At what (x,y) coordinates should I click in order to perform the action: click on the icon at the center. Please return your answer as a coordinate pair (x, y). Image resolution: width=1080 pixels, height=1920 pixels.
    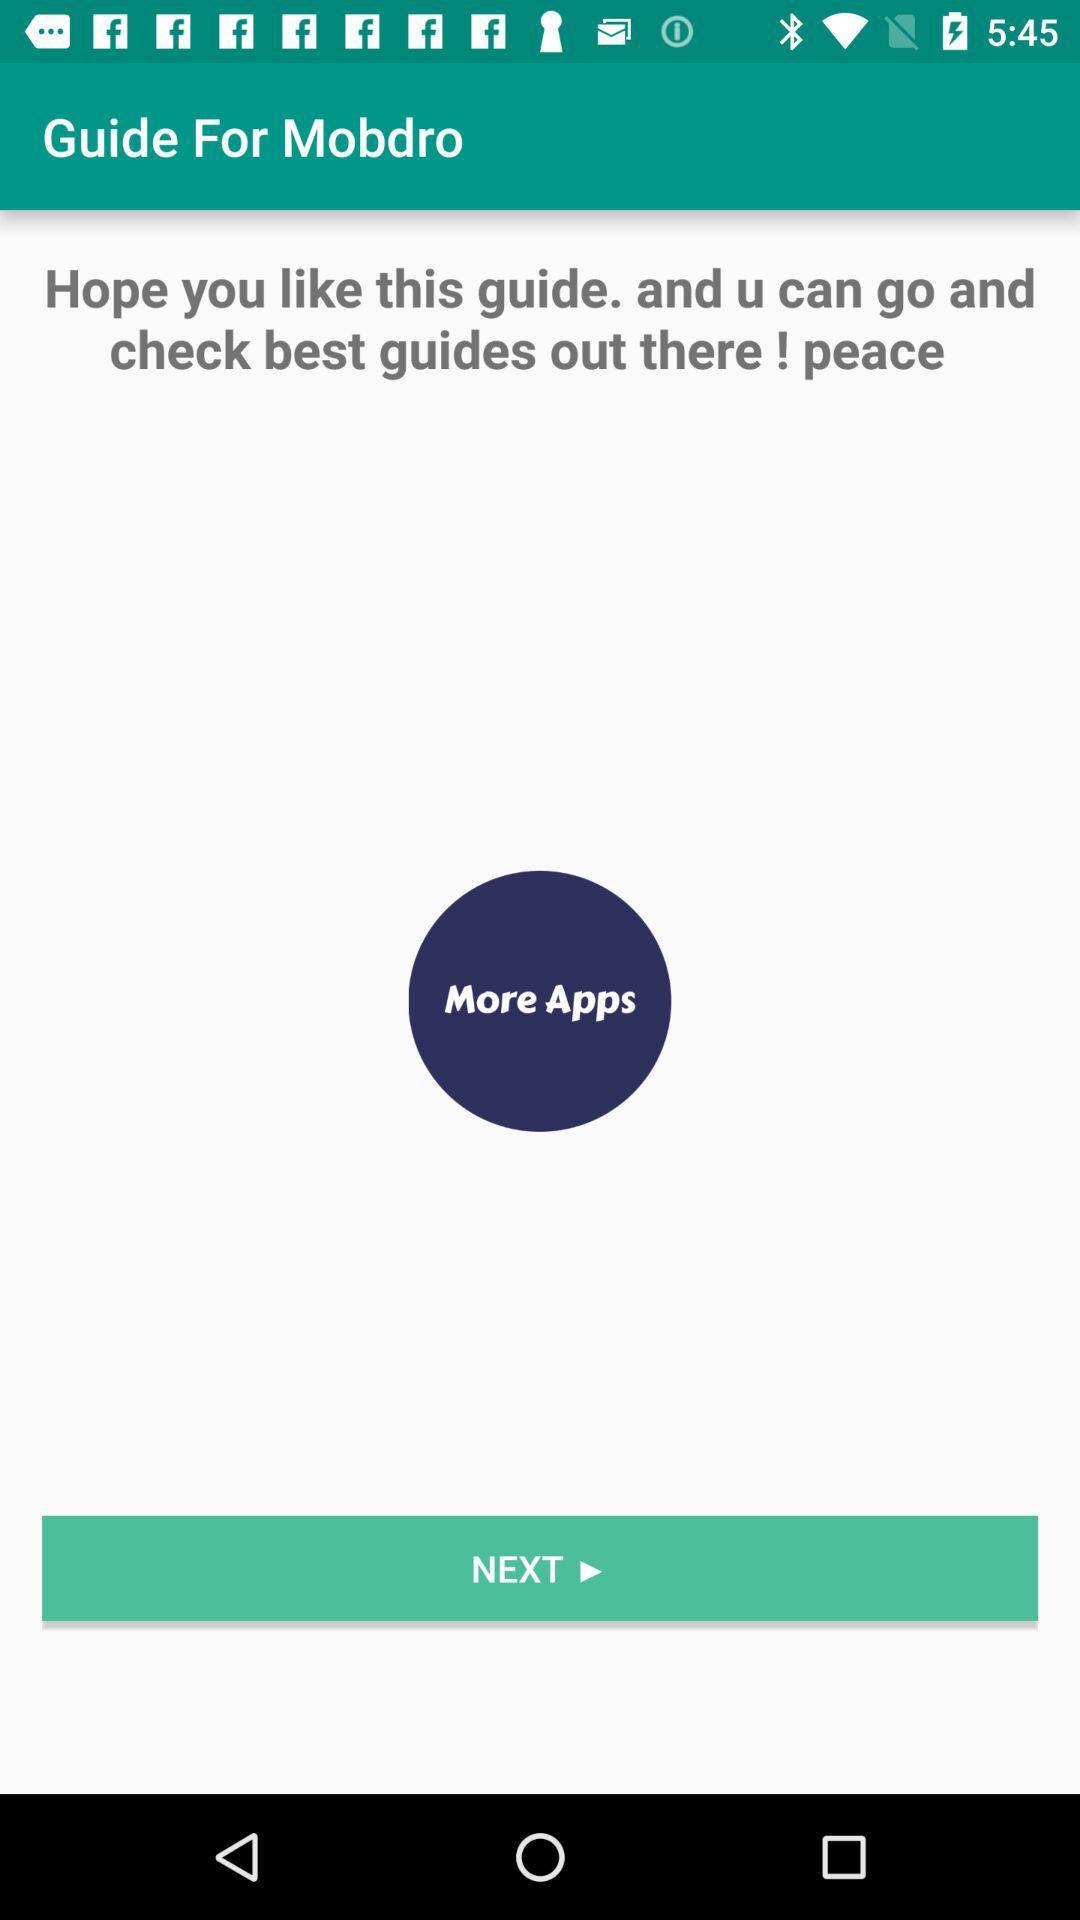
    Looking at the image, I should click on (540, 1002).